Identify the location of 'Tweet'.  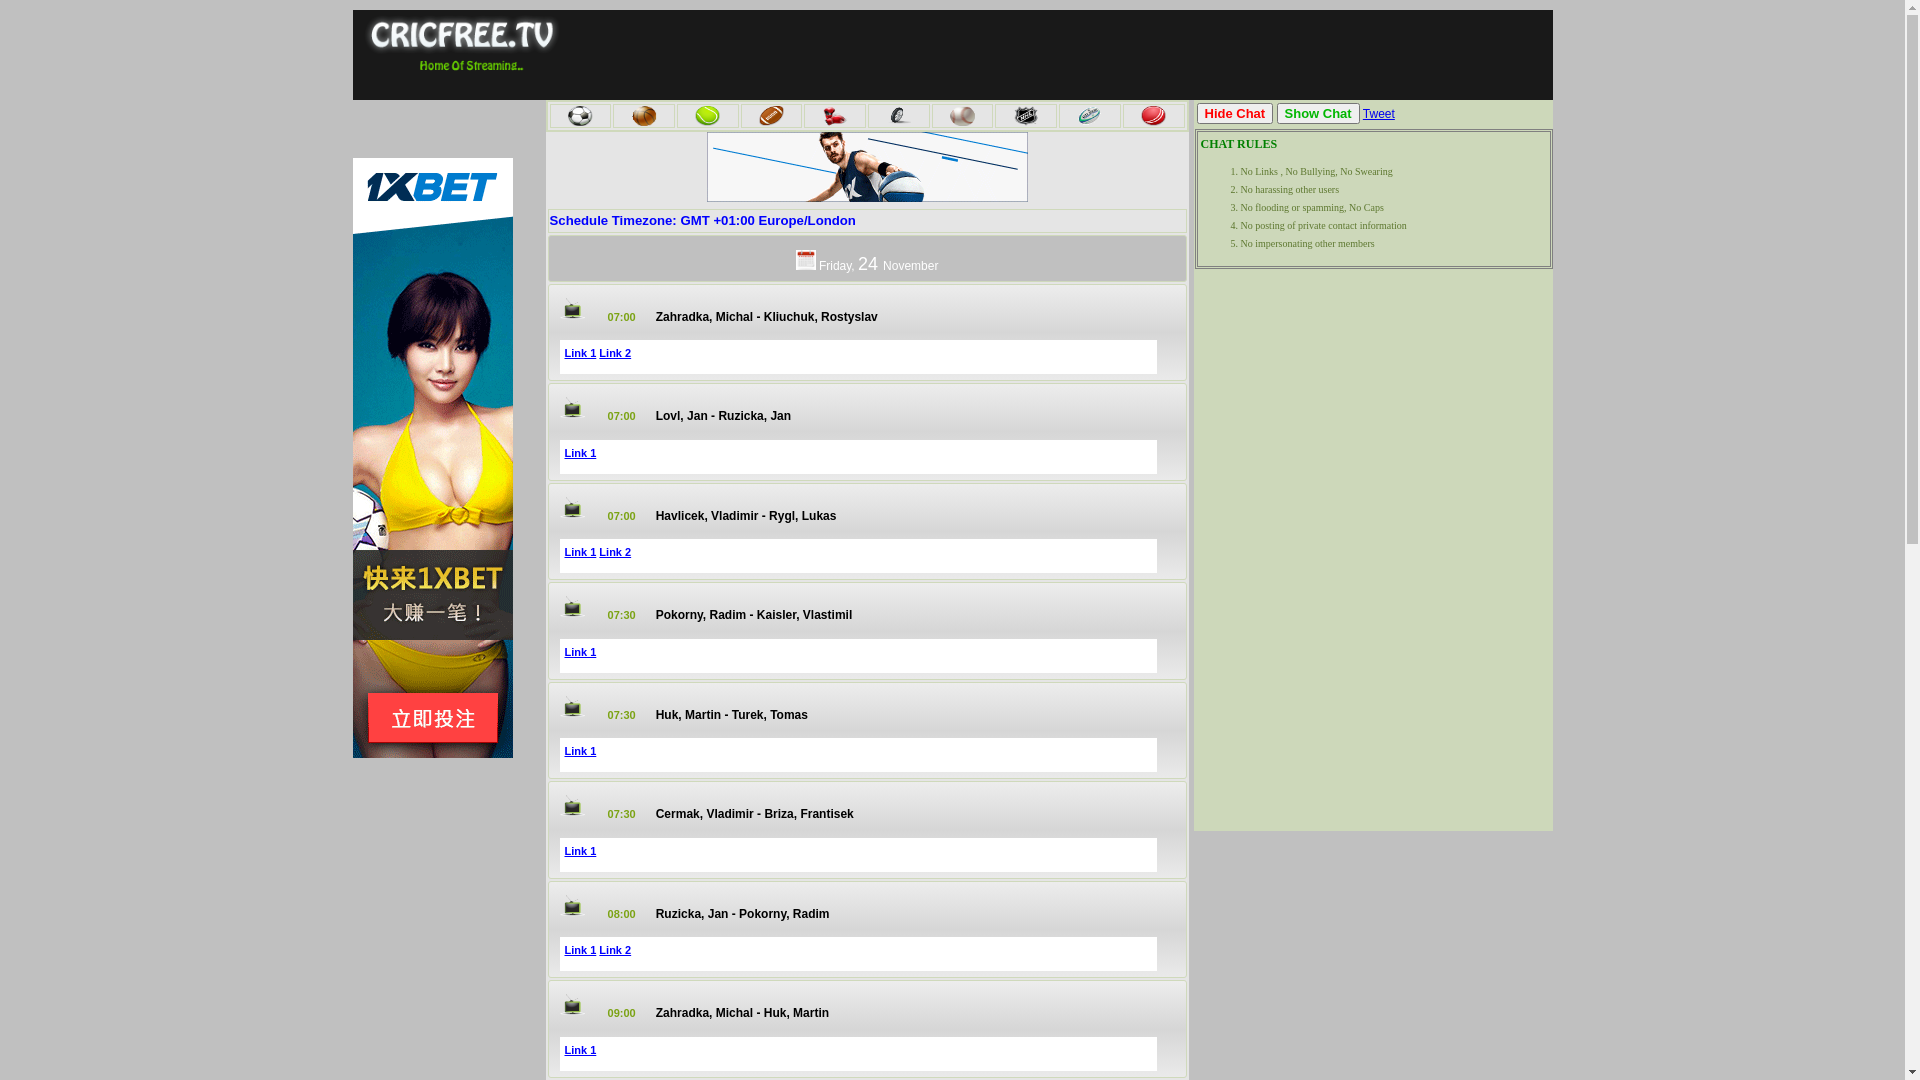
(1377, 114).